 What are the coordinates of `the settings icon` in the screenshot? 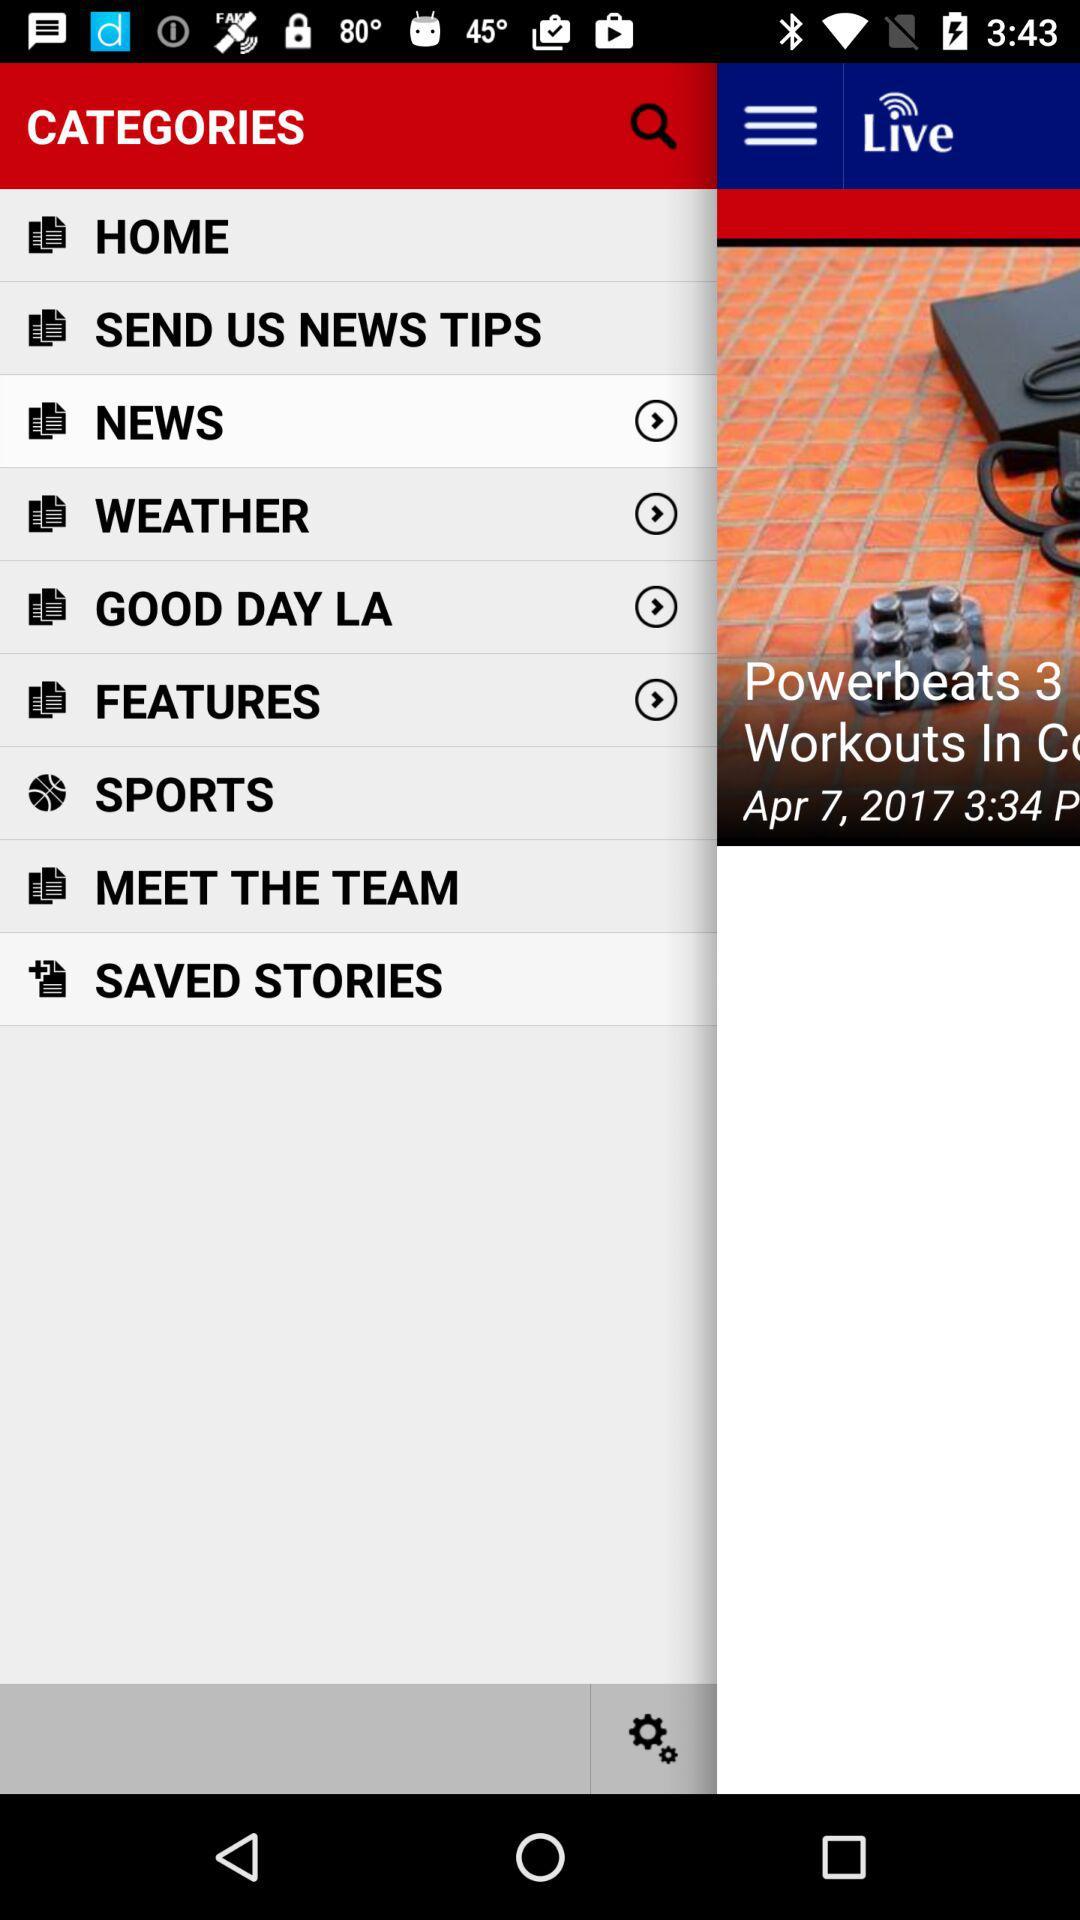 It's located at (654, 1737).